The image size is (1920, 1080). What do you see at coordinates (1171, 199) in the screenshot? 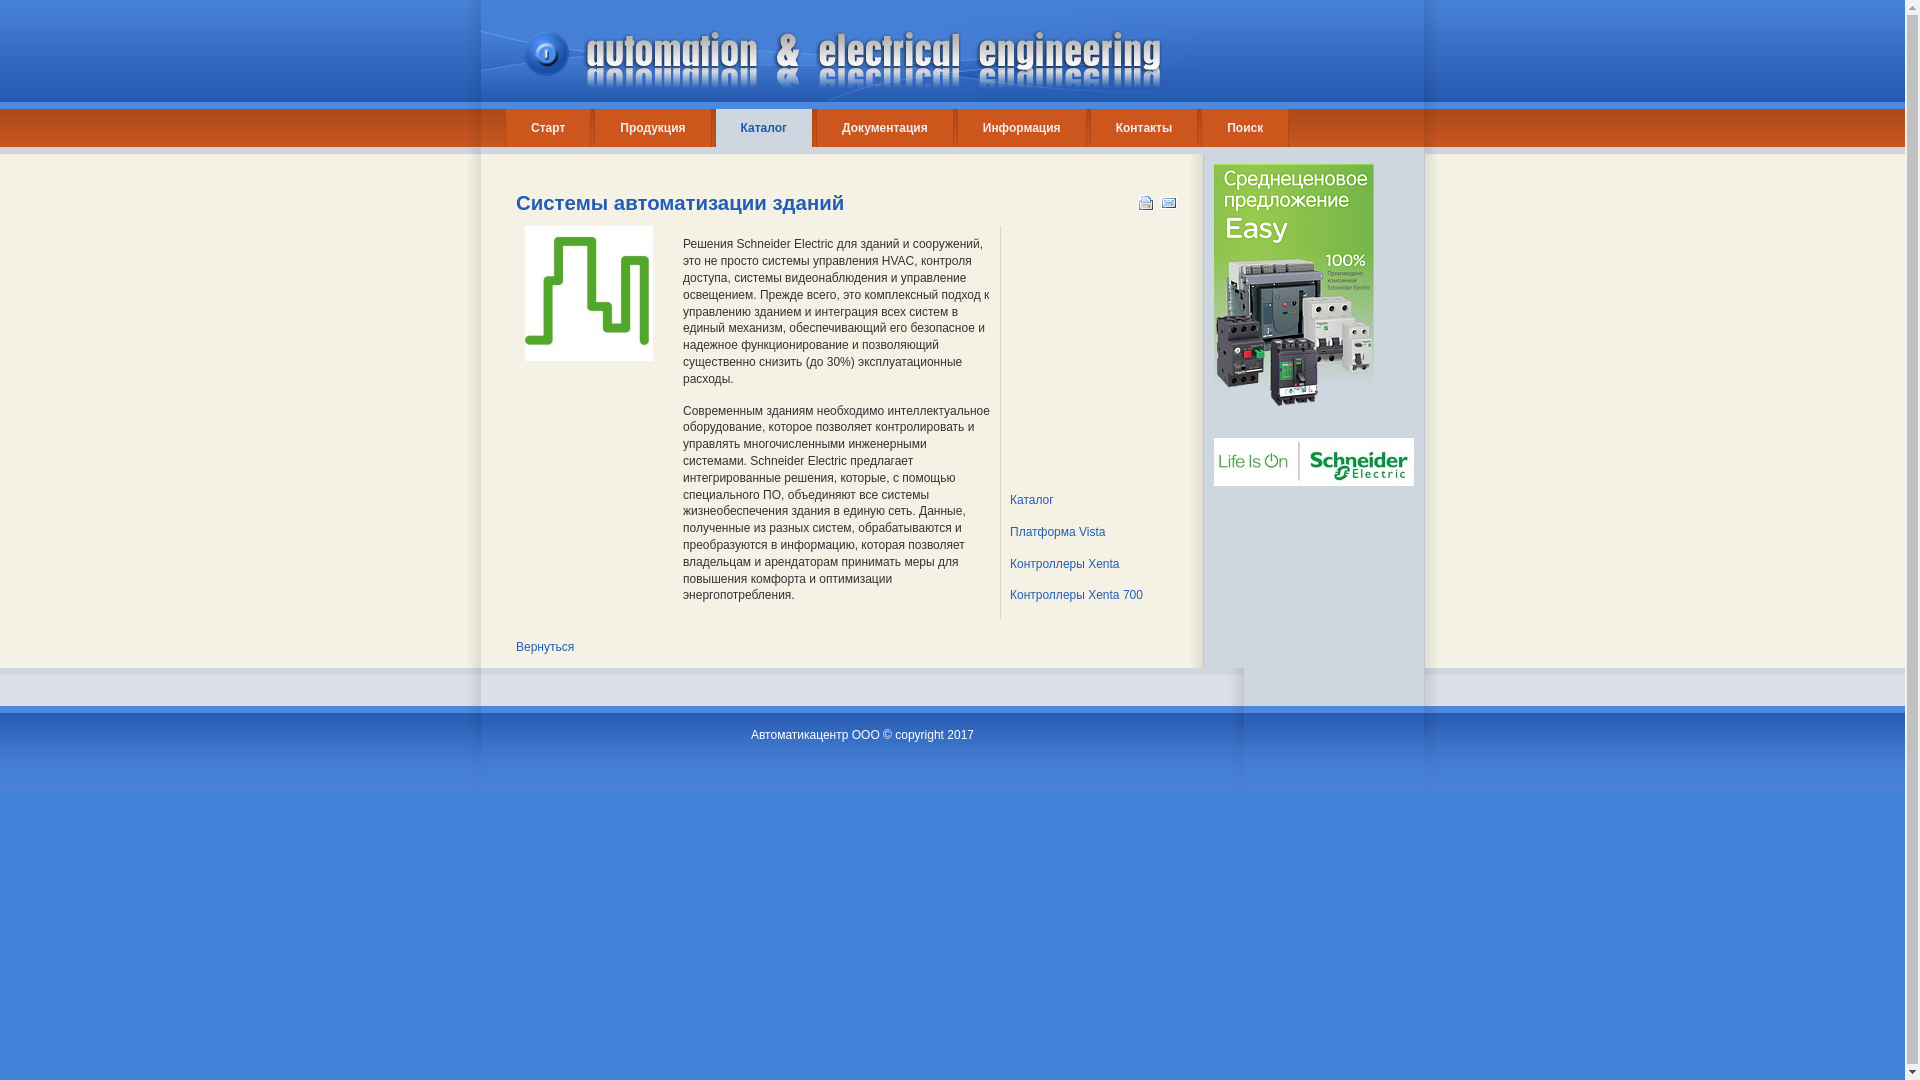
I see `'E-mail'` at bounding box center [1171, 199].